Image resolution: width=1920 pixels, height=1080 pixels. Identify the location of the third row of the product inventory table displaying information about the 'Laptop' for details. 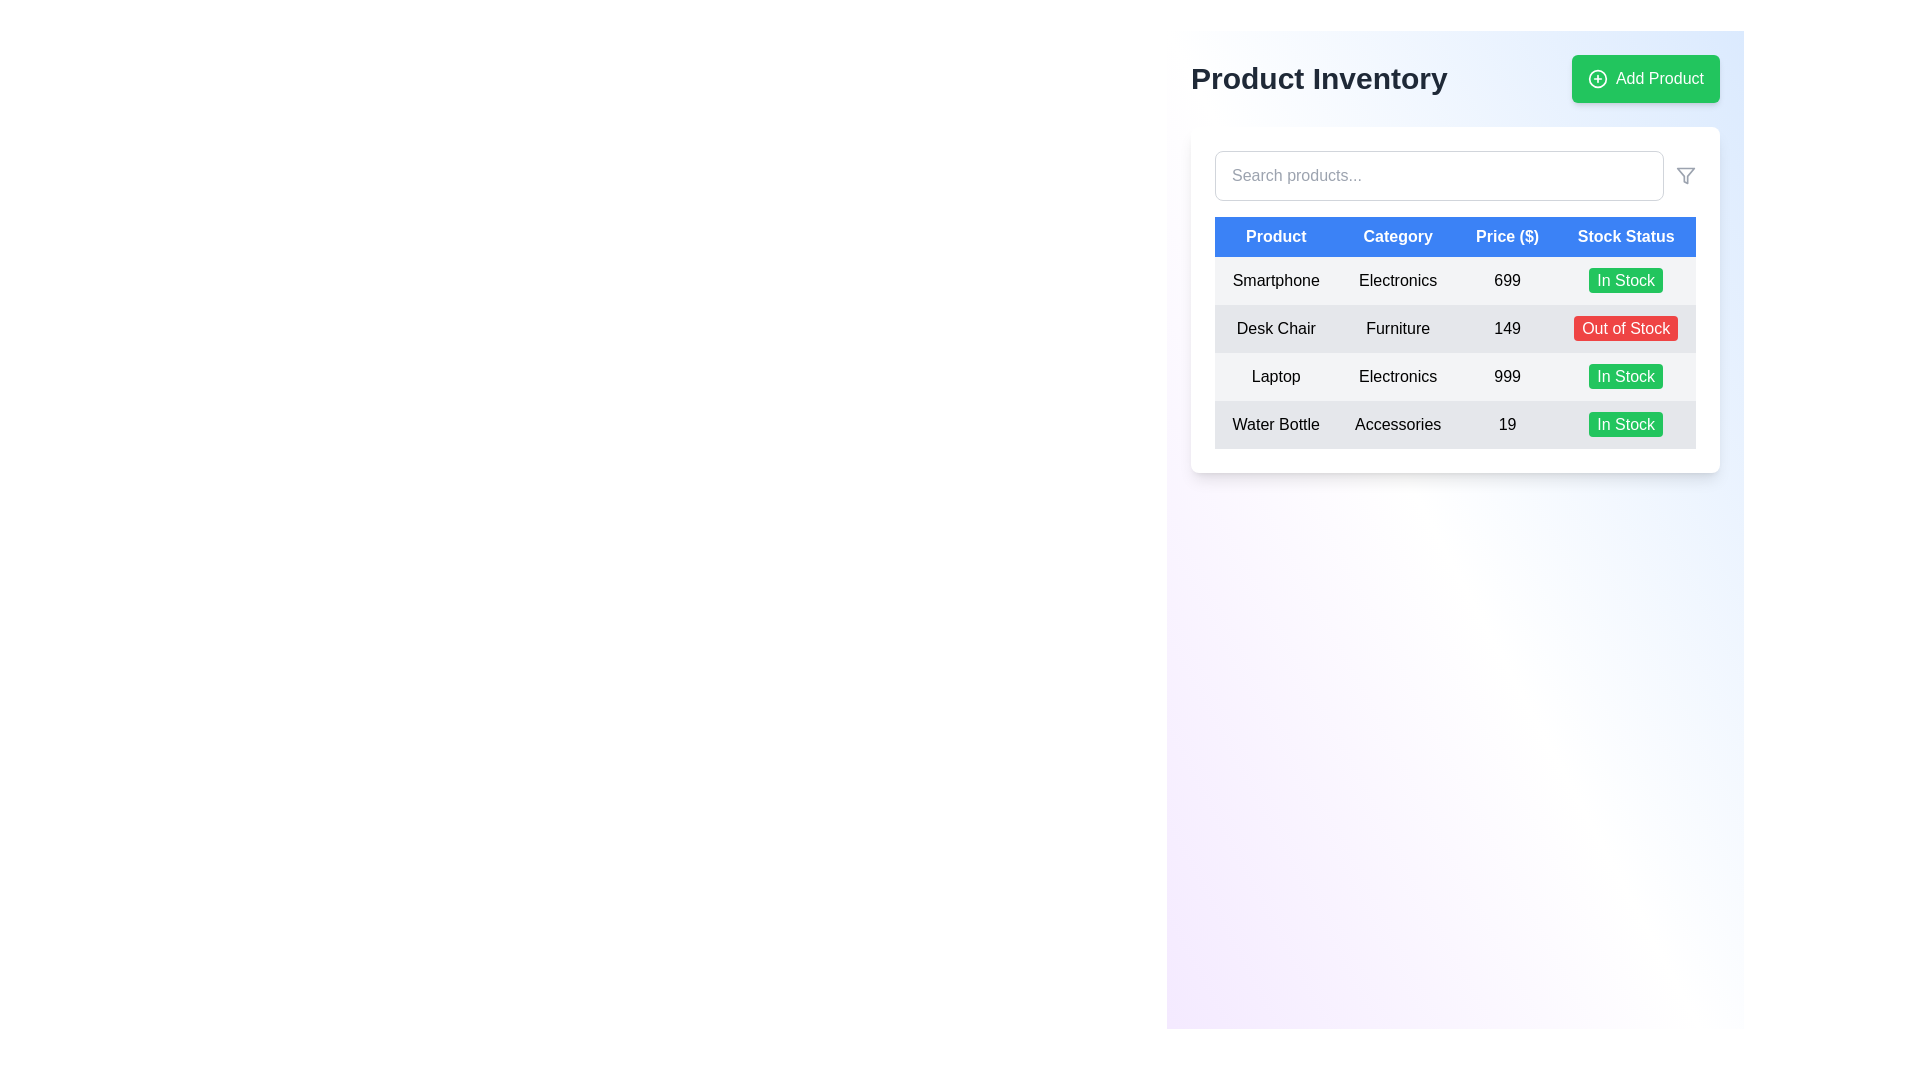
(1455, 377).